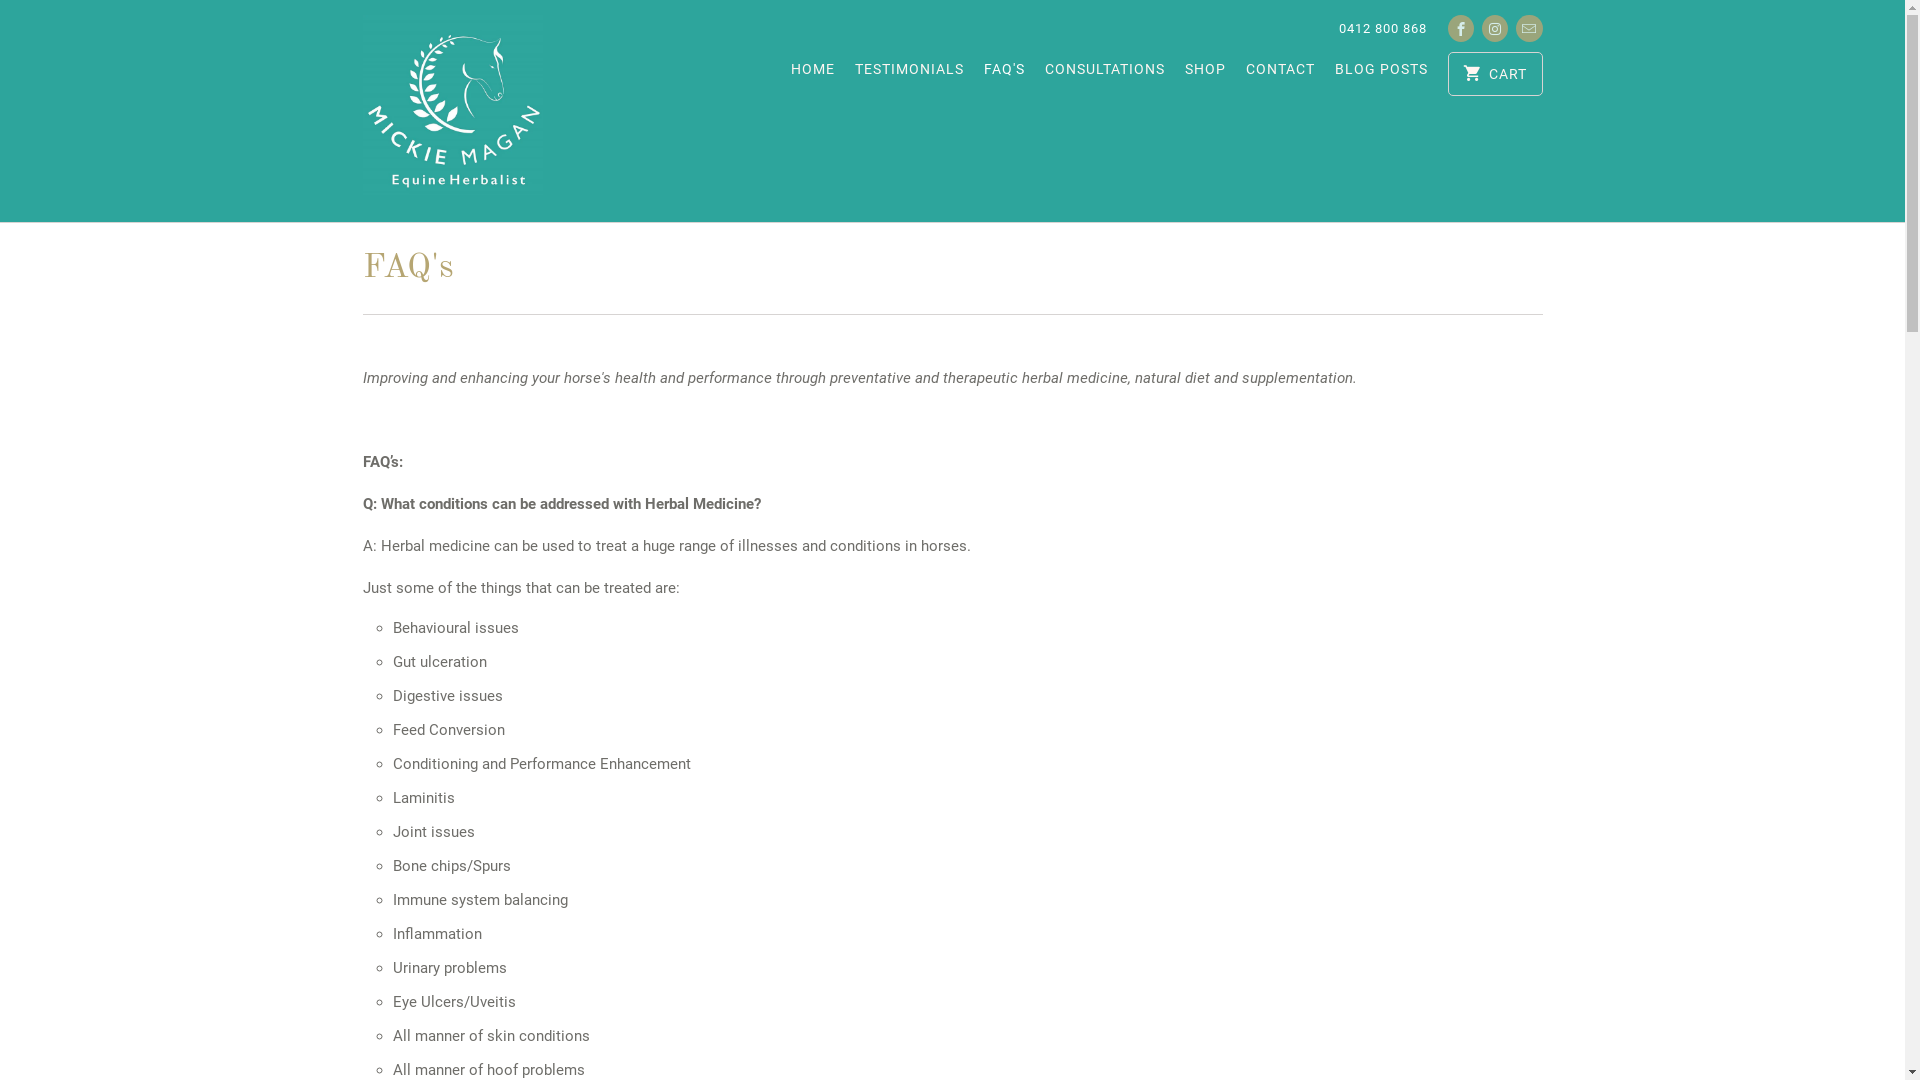 The image size is (1920, 1080). Describe the element at coordinates (1381, 29) in the screenshot. I see `'0412 800 868'` at that location.